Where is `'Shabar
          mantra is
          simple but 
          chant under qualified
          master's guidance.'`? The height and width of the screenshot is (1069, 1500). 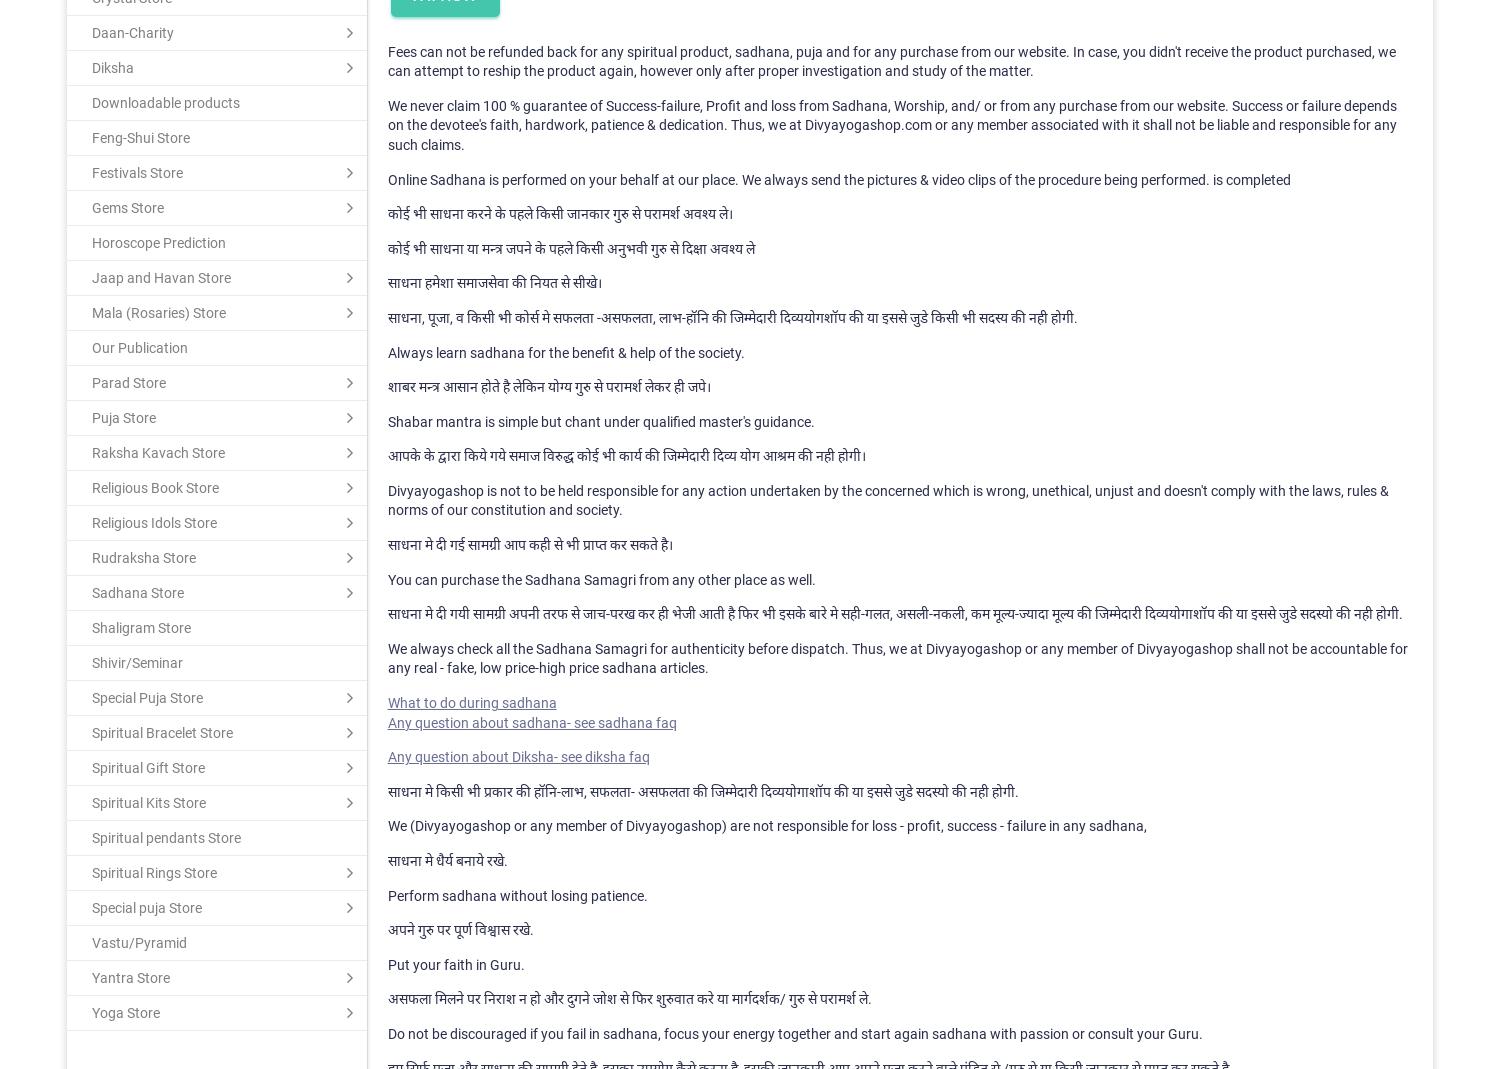 'Shabar
          mantra is
          simple but 
          chant under qualified
          master's guidance.' is located at coordinates (599, 420).